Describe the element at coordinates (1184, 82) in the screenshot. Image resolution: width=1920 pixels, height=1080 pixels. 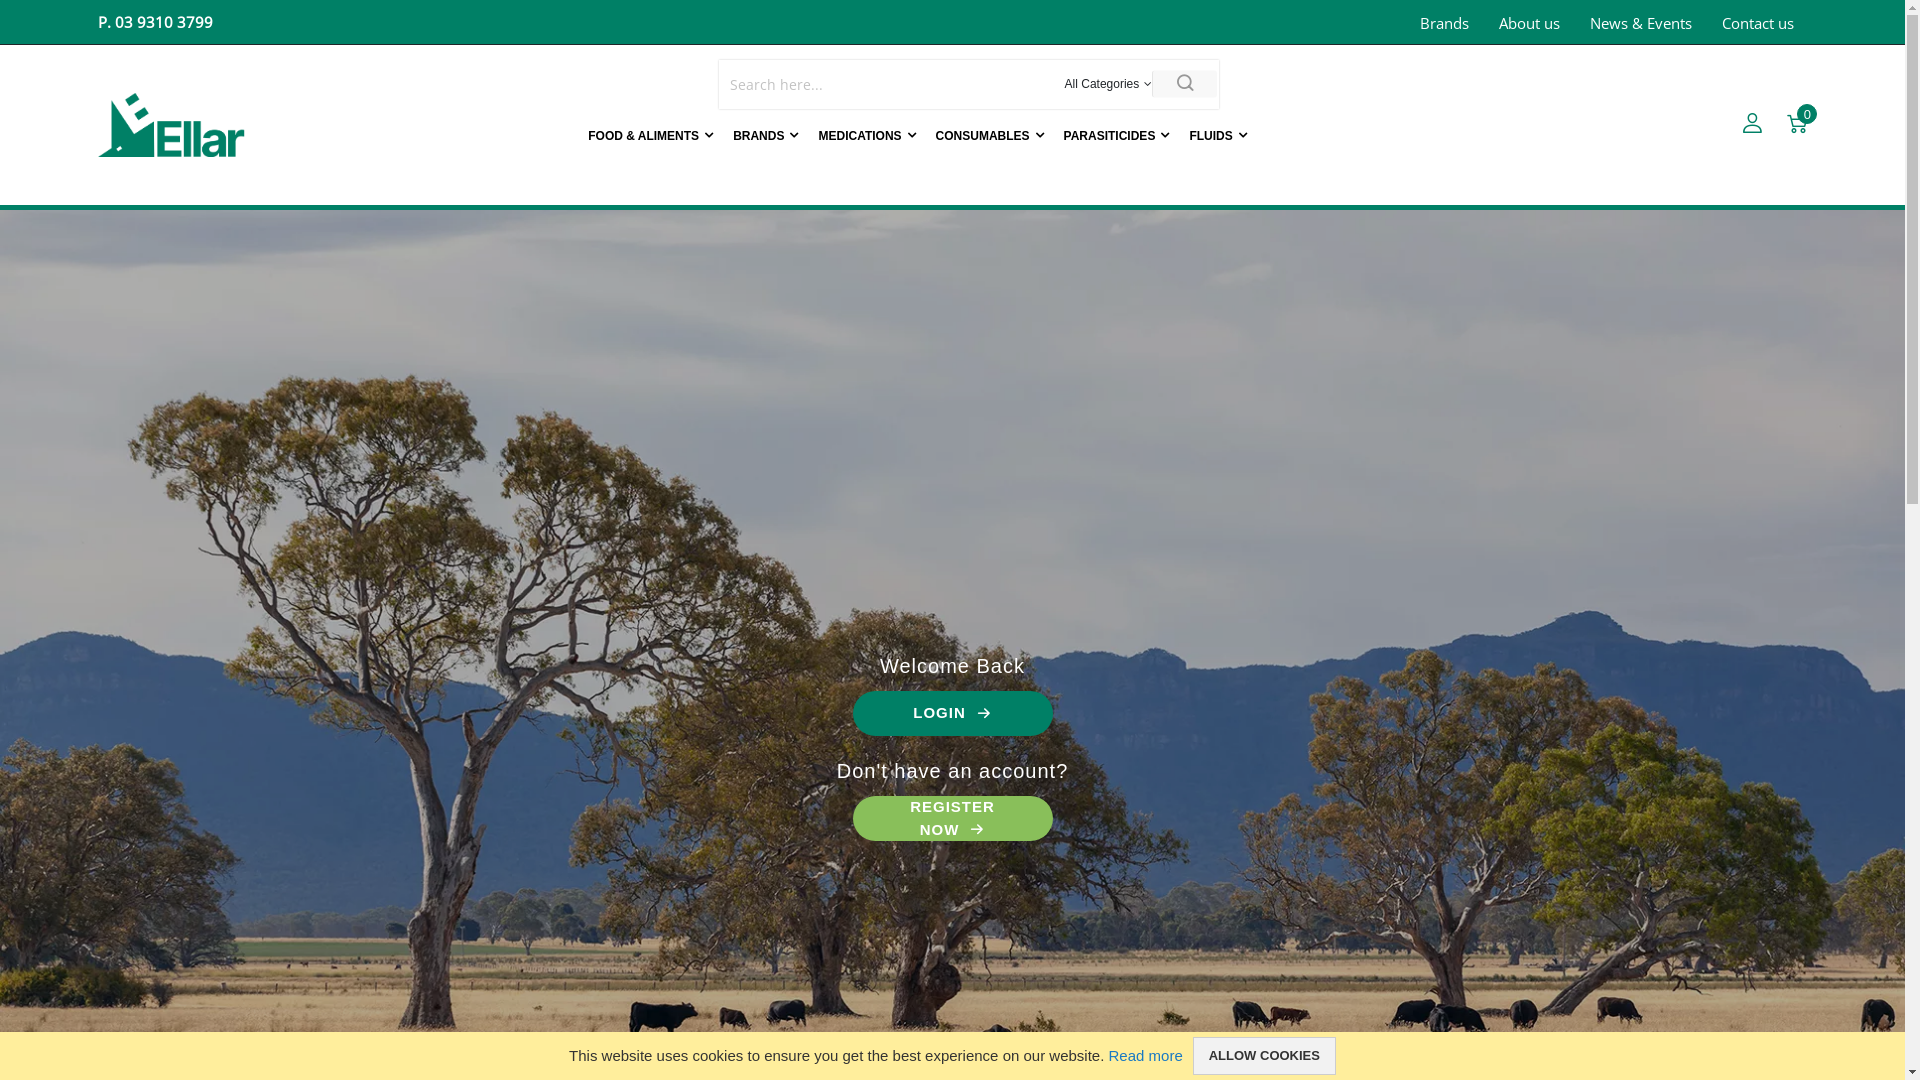
I see `'Search'` at that location.